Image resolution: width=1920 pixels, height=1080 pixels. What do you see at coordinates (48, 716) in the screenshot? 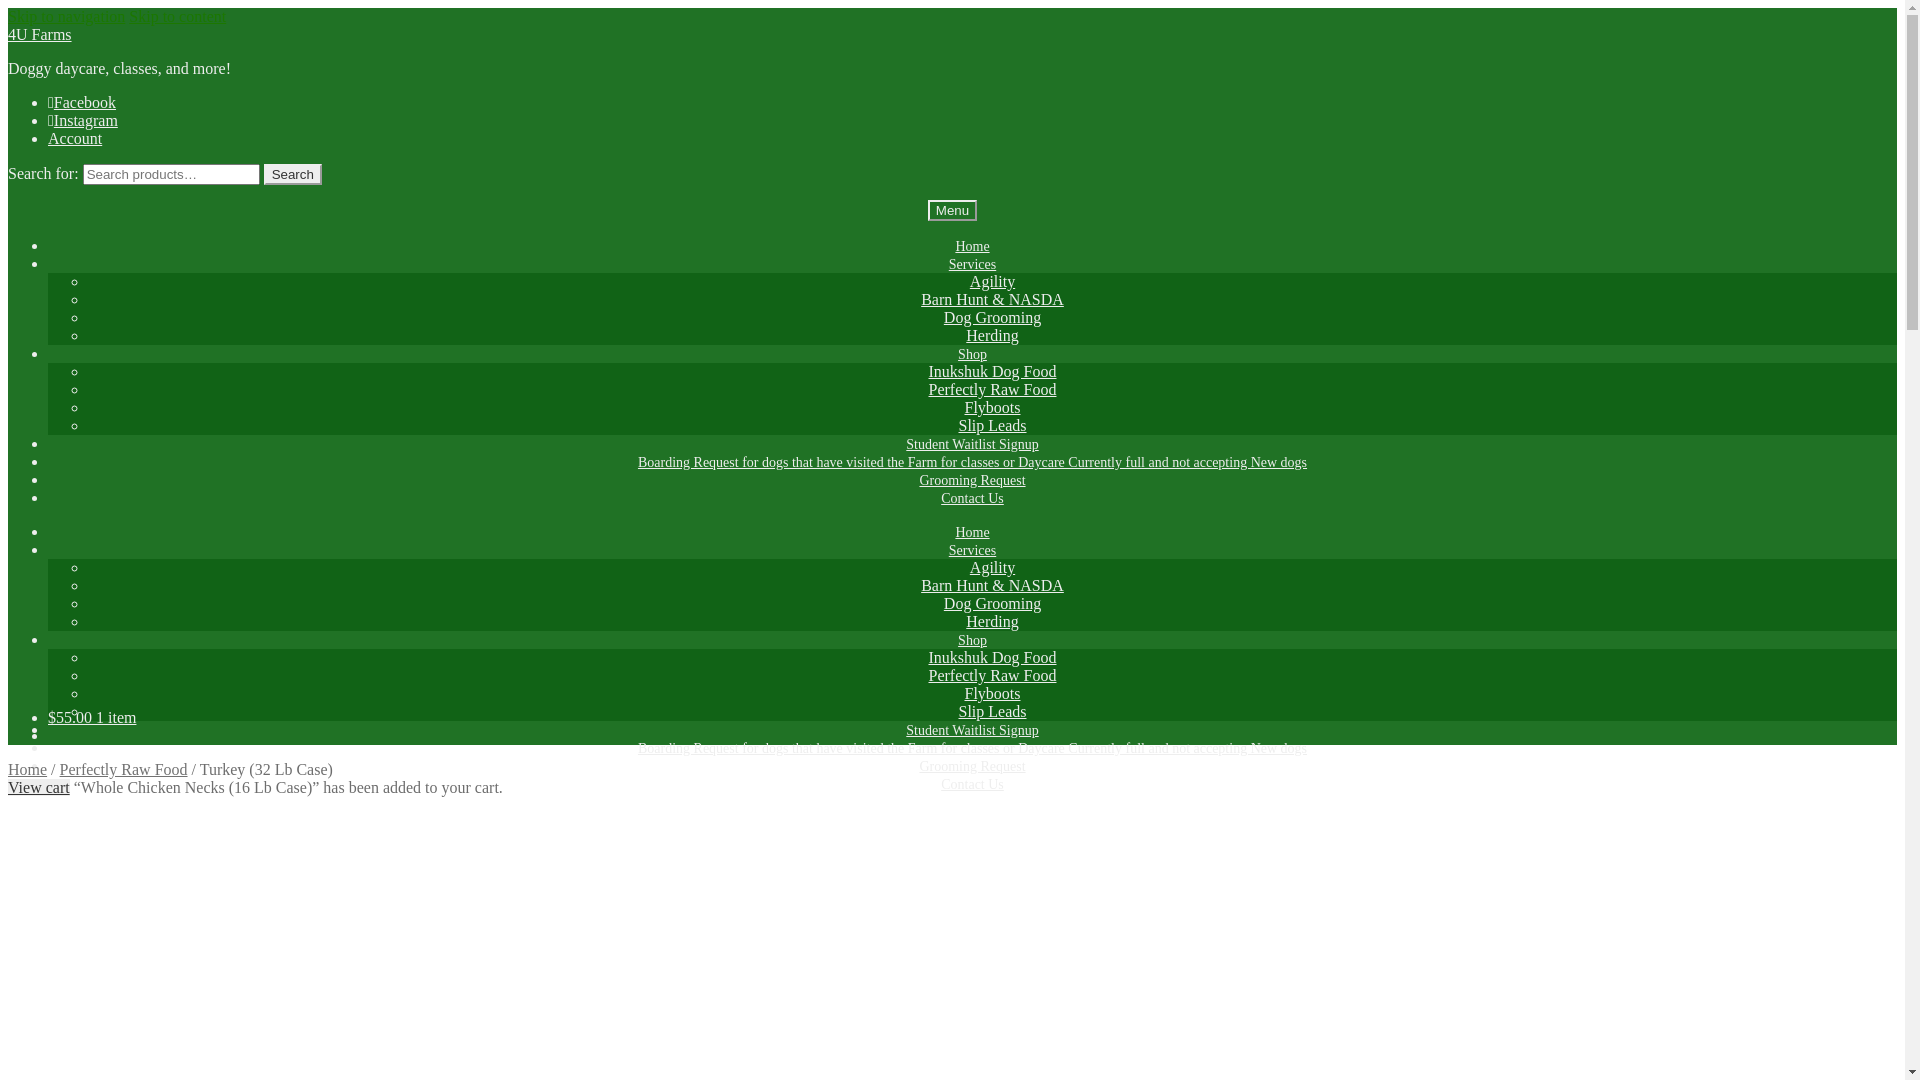
I see `'$55.00 1 item'` at bounding box center [48, 716].